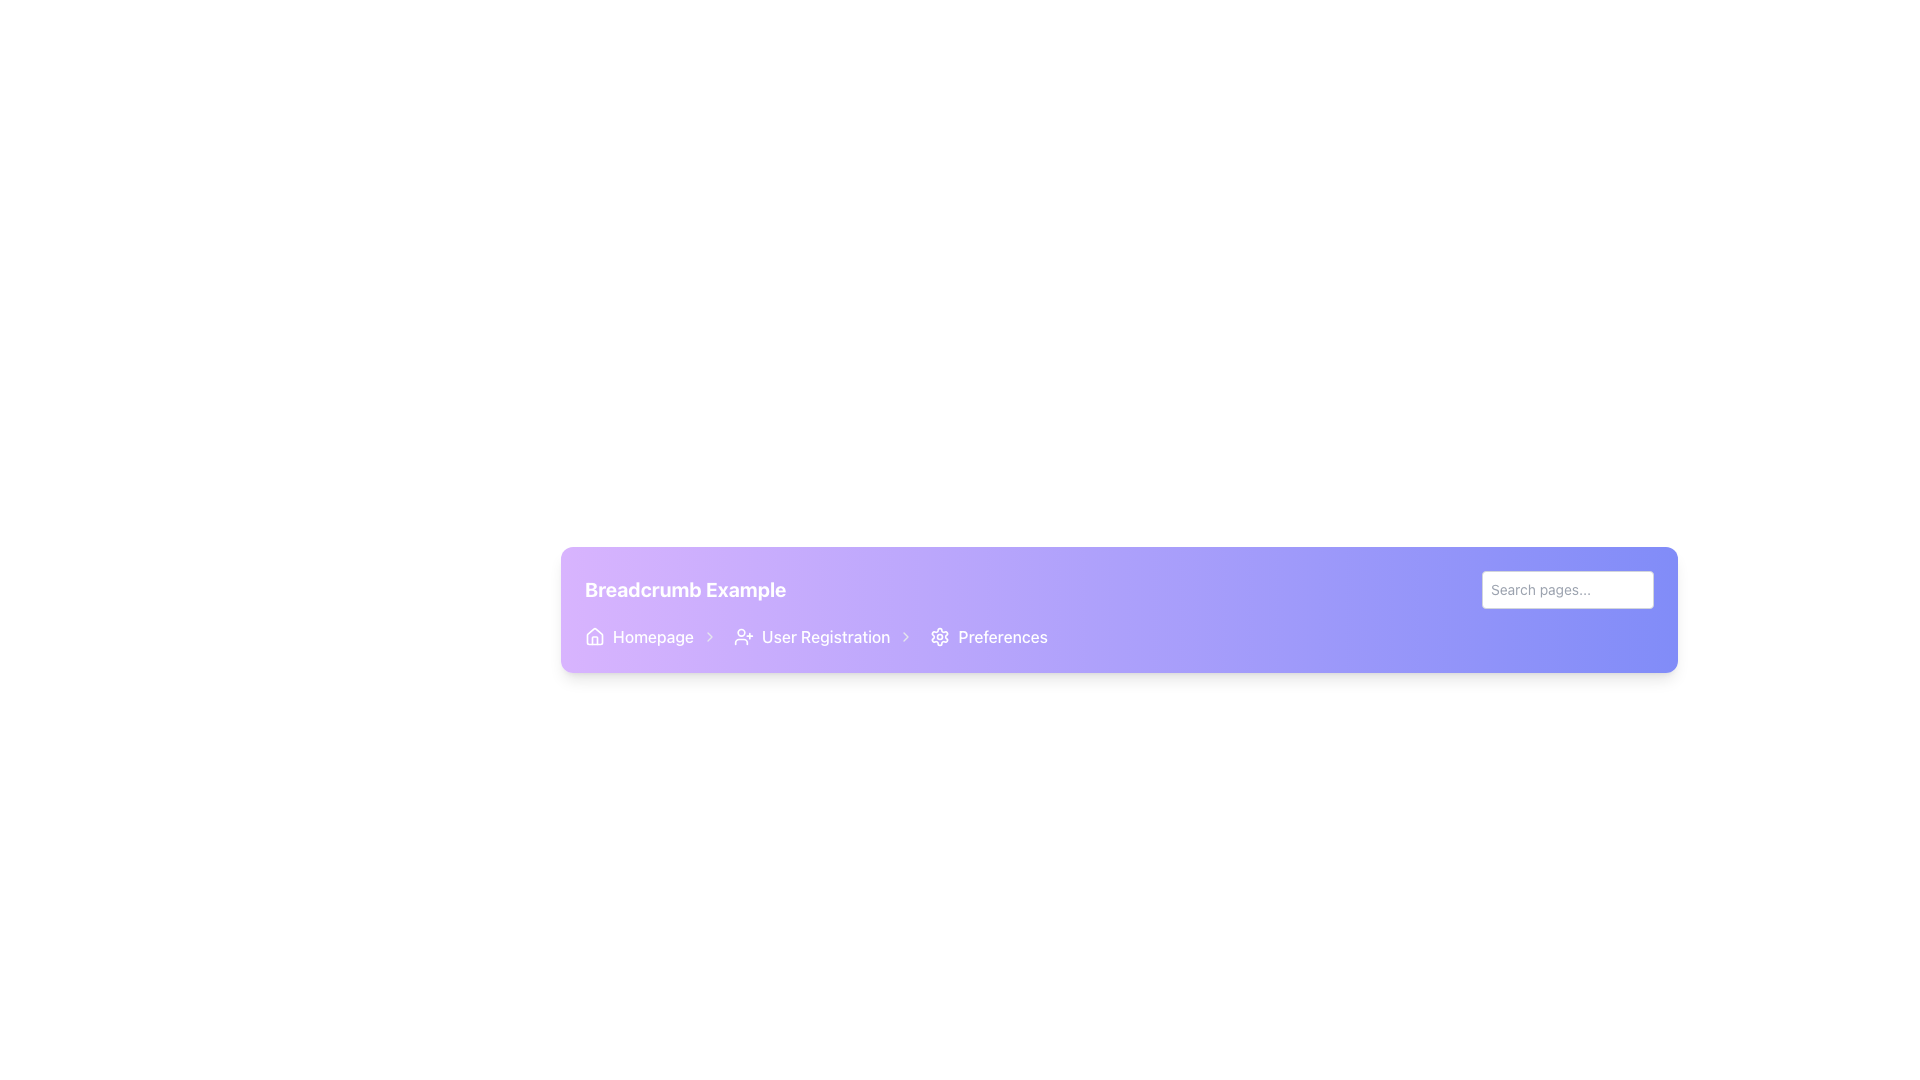 The image size is (1920, 1080). I want to click on the clickable link in the breadcrumb navigation bar that leads to the 'User Registration' page to potentially reveal additional information or a tooltip, so click(824, 636).